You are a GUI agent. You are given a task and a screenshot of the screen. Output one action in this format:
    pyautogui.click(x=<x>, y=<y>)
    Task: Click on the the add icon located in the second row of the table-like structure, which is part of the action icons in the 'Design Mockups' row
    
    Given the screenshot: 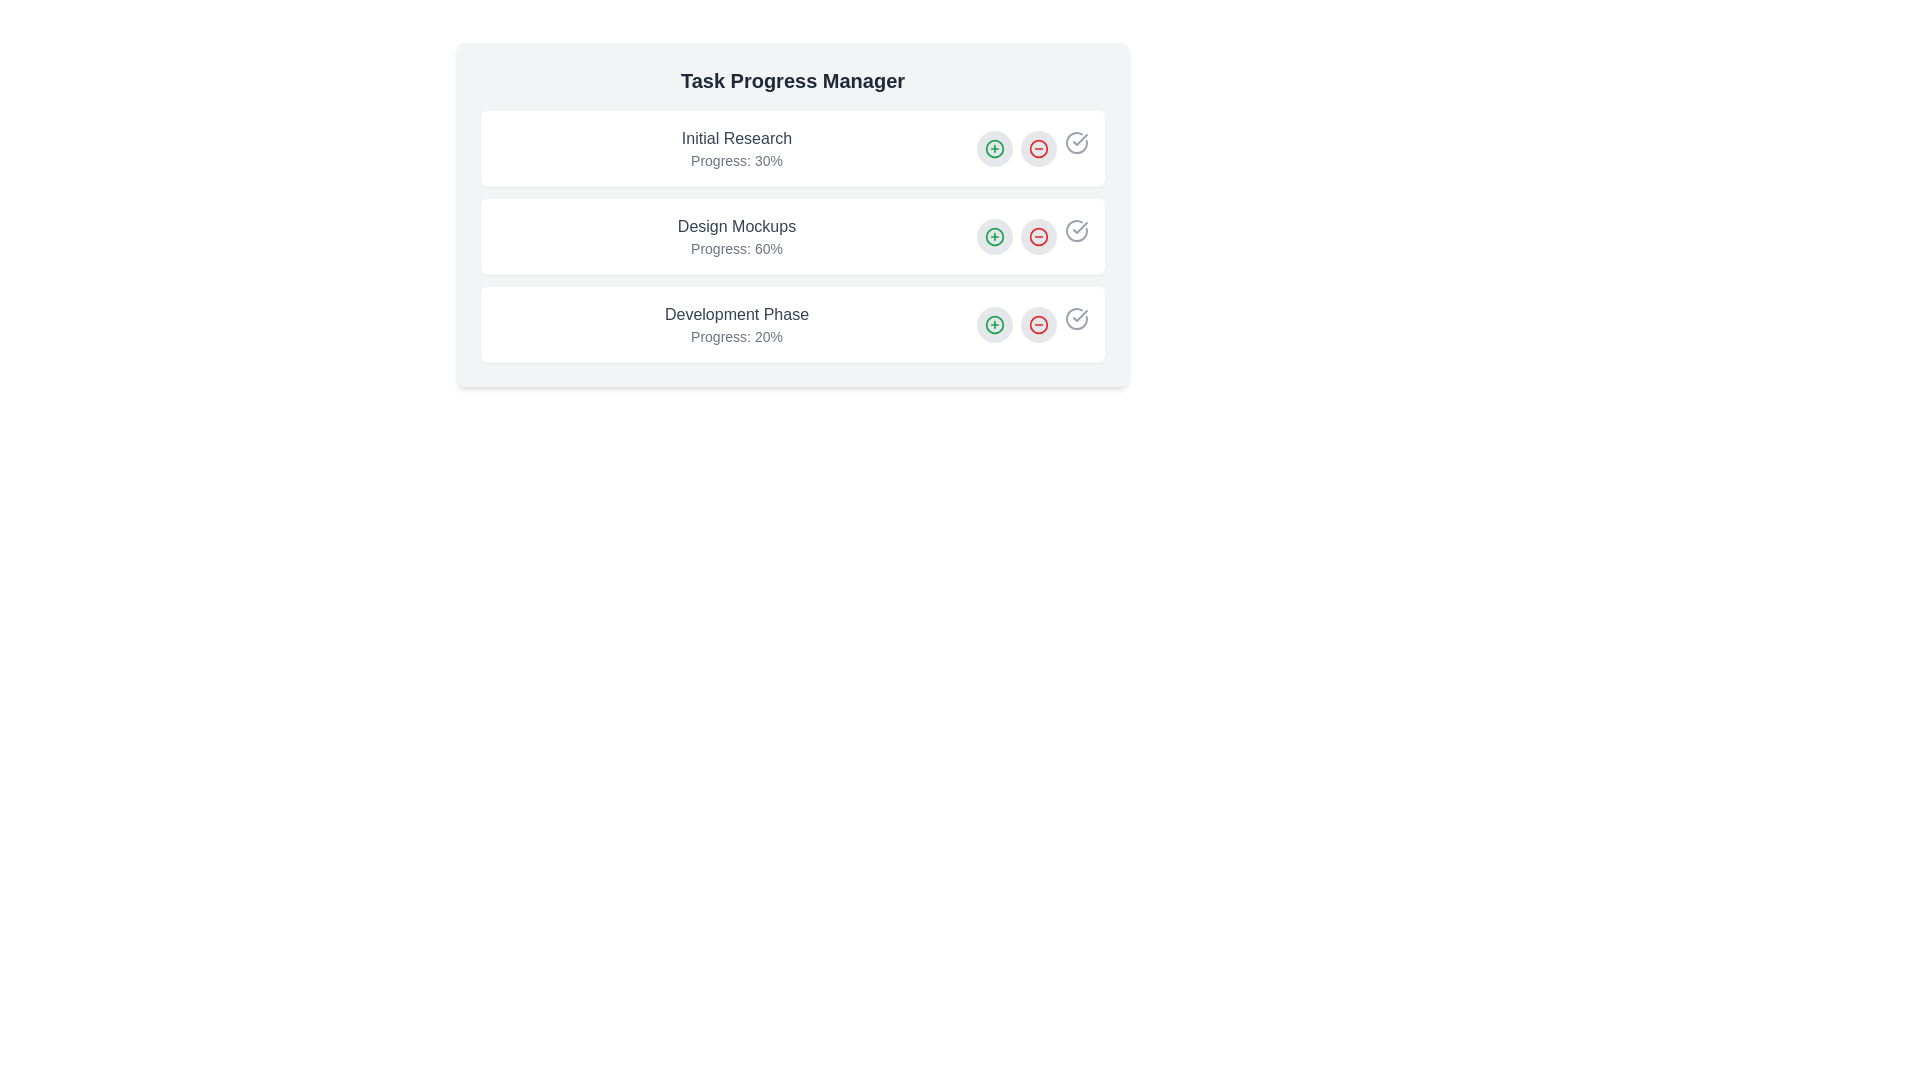 What is the action you would take?
    pyautogui.click(x=994, y=148)
    